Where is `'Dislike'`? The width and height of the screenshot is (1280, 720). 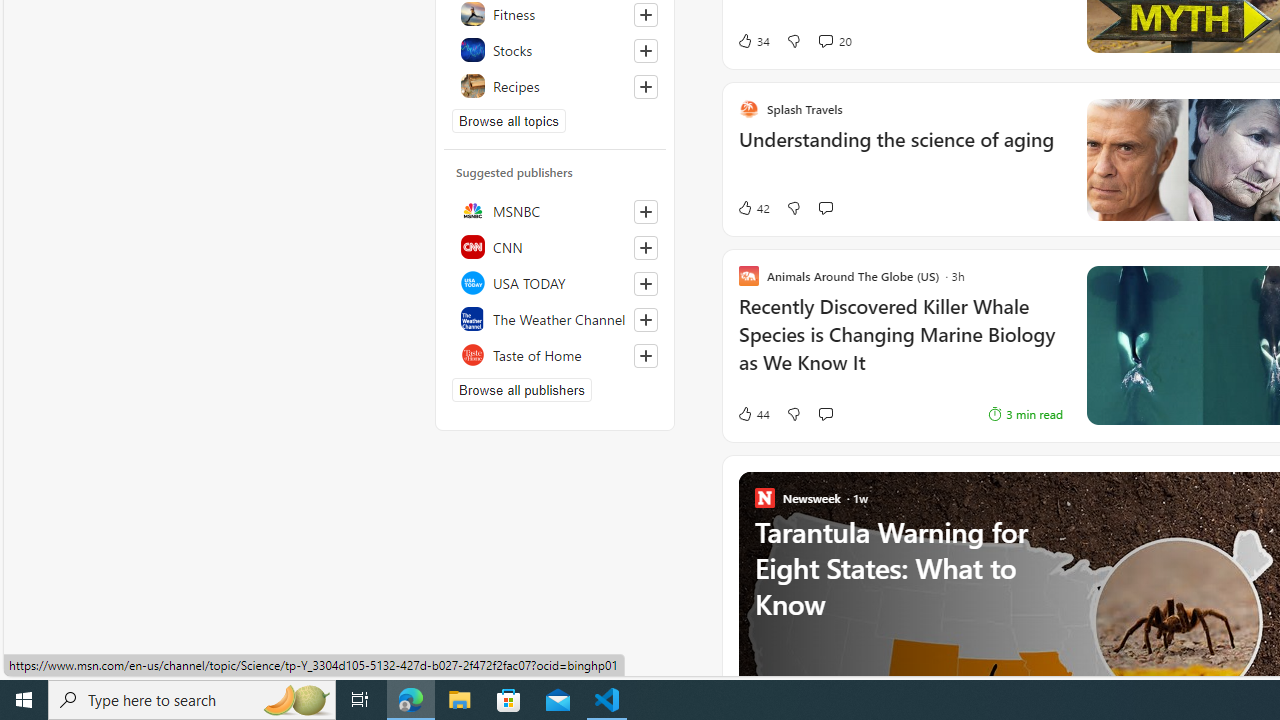
'Dislike' is located at coordinates (792, 413).